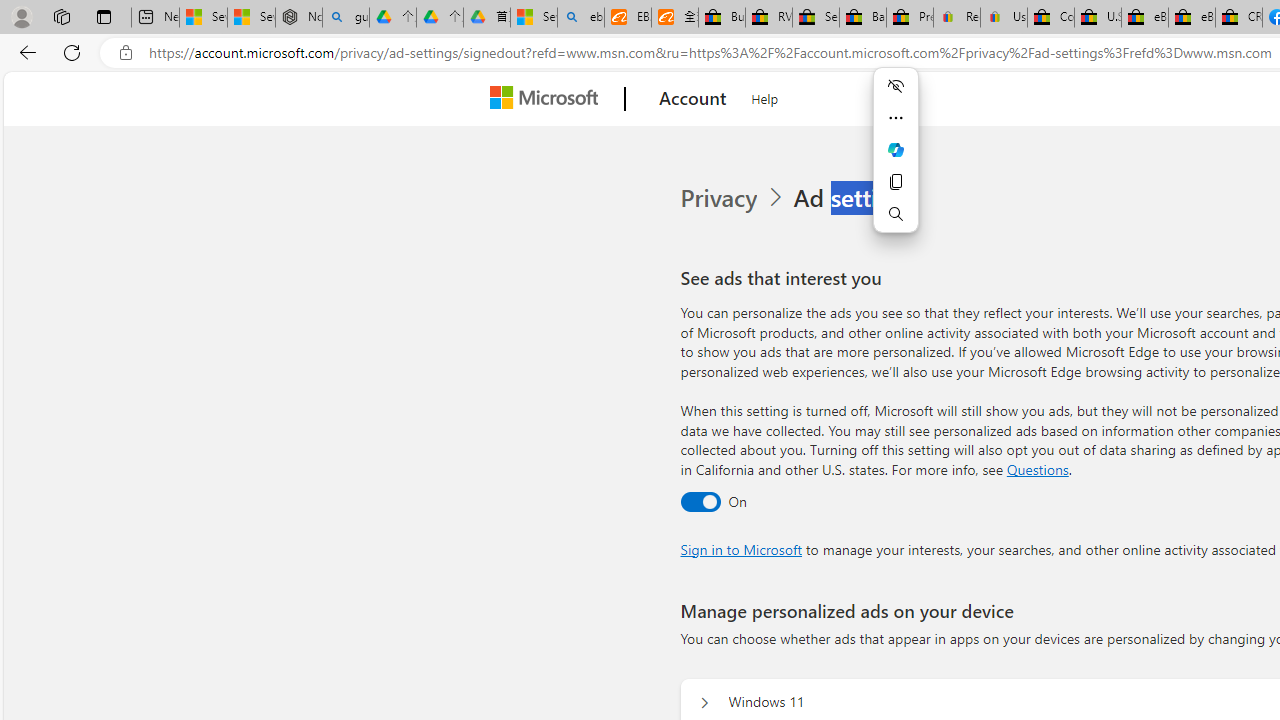 Image resolution: width=1280 pixels, height=720 pixels. What do you see at coordinates (862, 17) in the screenshot?
I see `'Baby Keepsakes & Announcements for sale | eBay'` at bounding box center [862, 17].